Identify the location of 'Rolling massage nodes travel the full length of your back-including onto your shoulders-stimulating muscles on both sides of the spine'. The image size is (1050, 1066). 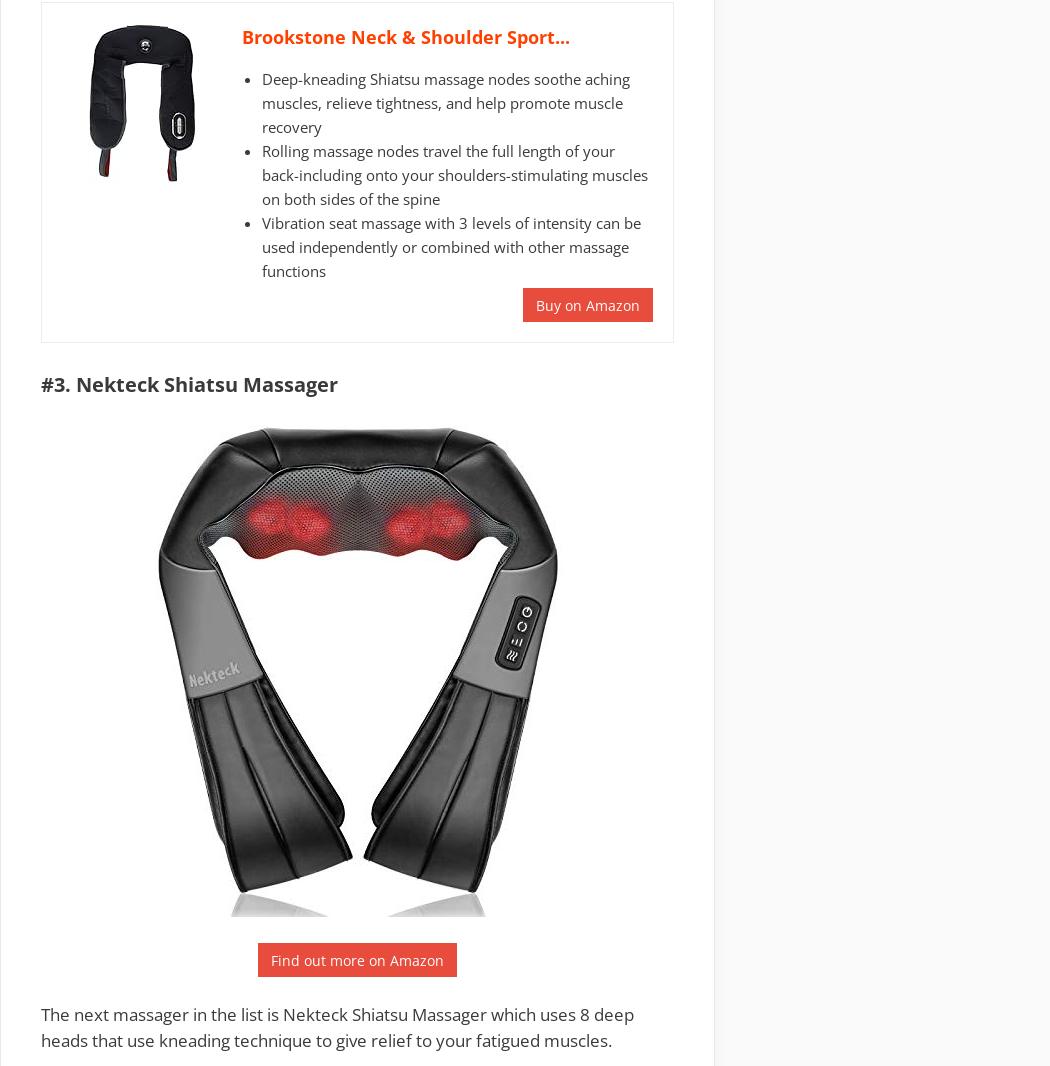
(454, 174).